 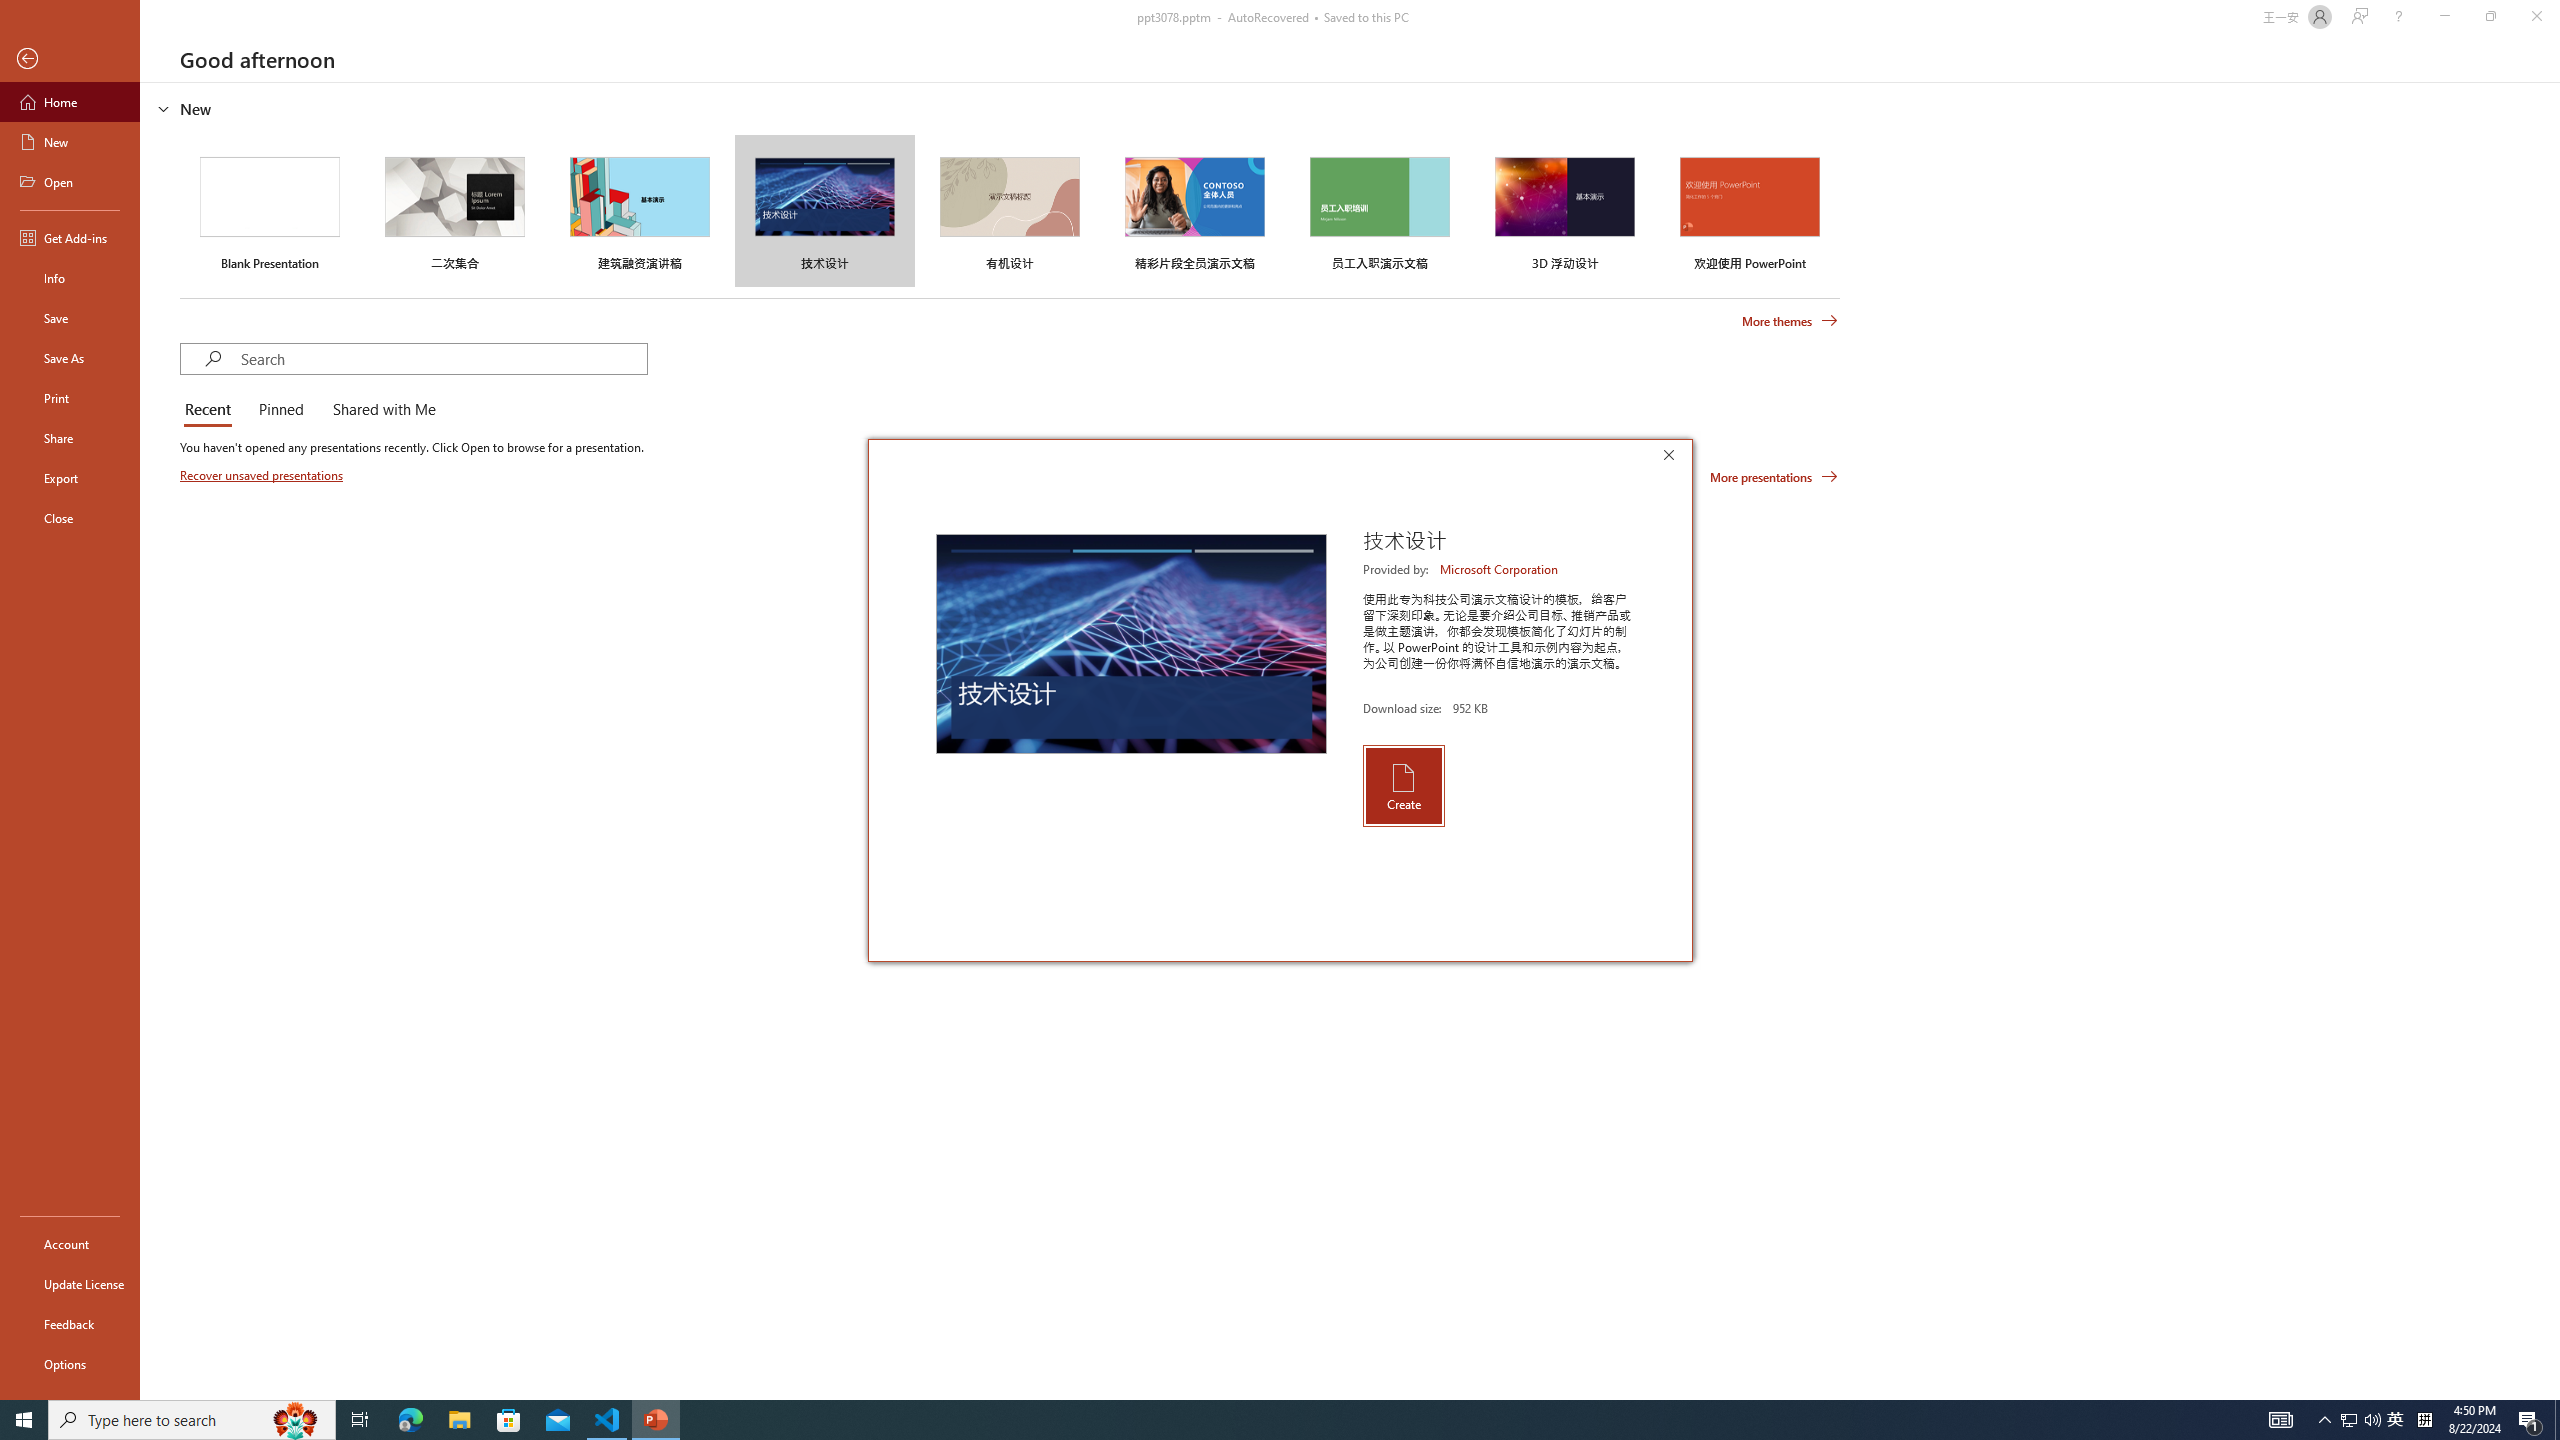 I want to click on 'Recover unsaved presentations', so click(x=262, y=474).